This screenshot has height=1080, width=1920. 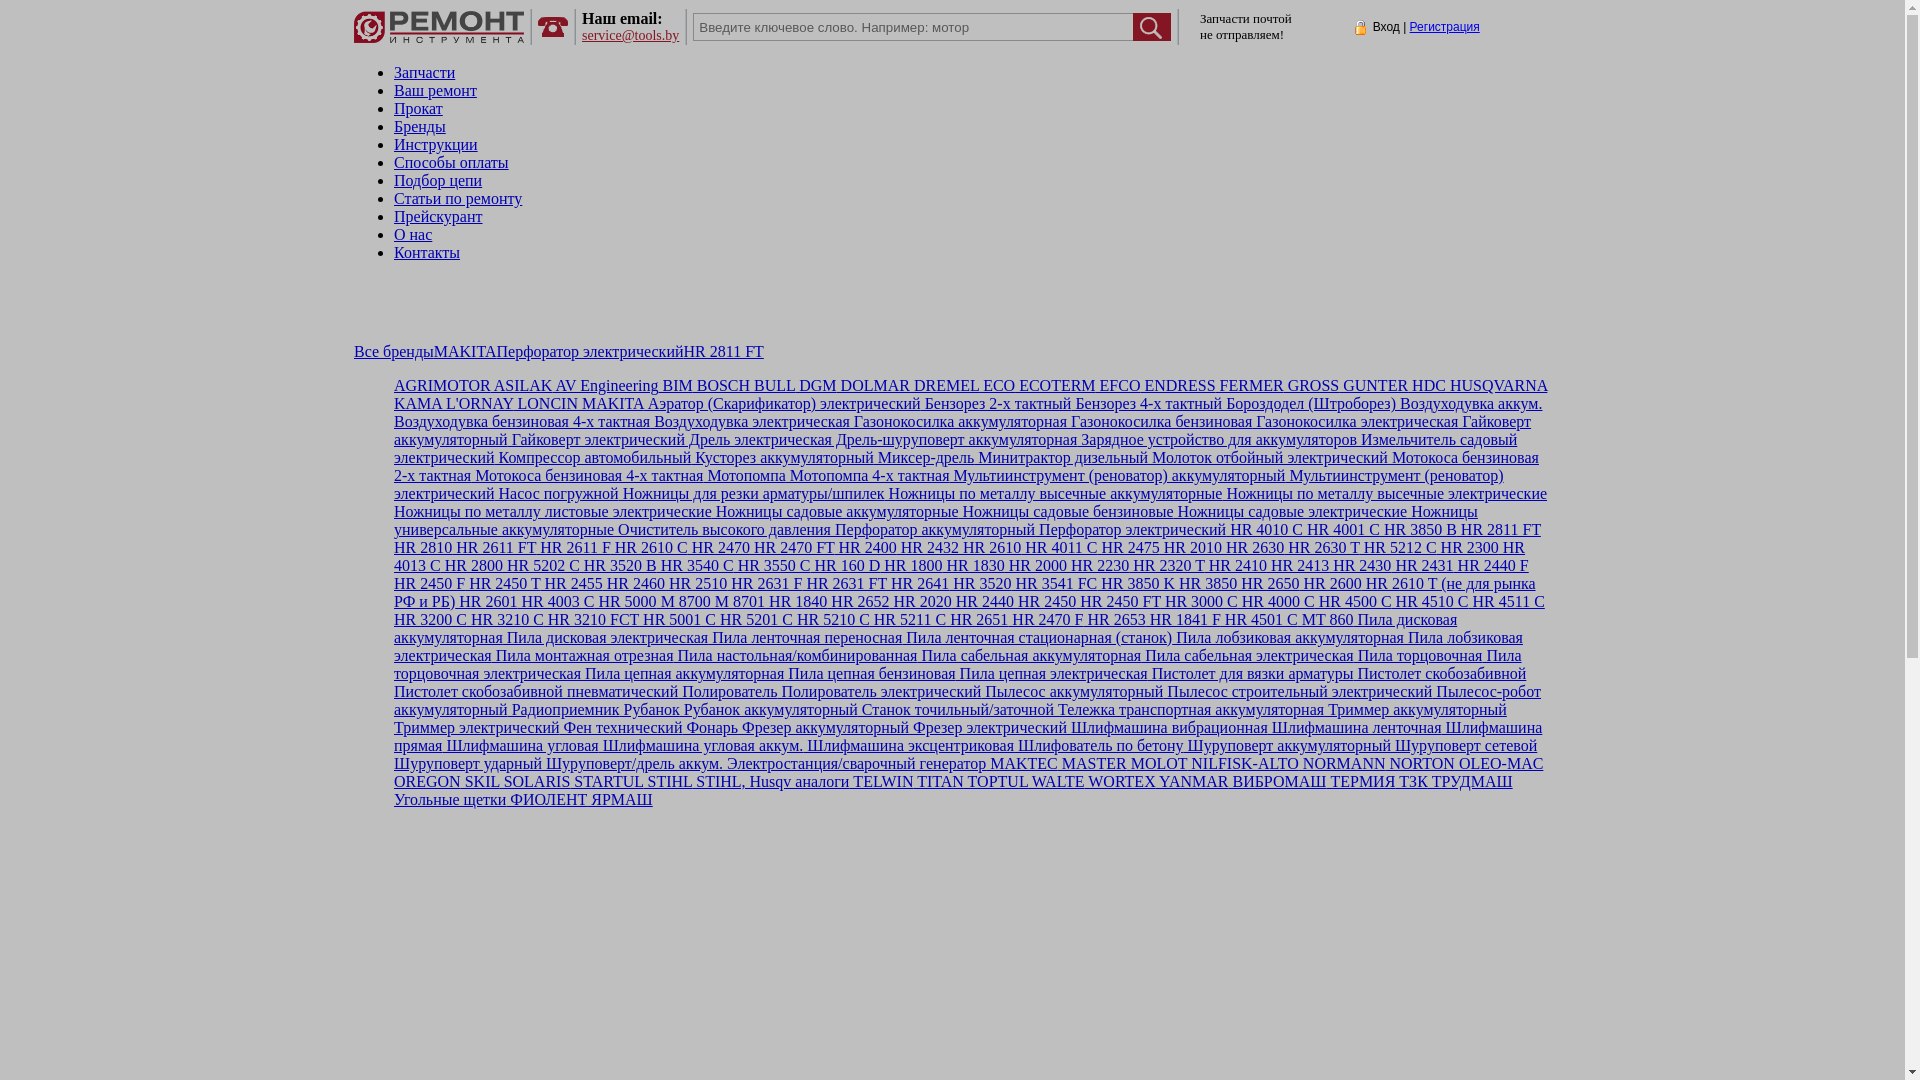 What do you see at coordinates (974, 565) in the screenshot?
I see `'HR 1830'` at bounding box center [974, 565].